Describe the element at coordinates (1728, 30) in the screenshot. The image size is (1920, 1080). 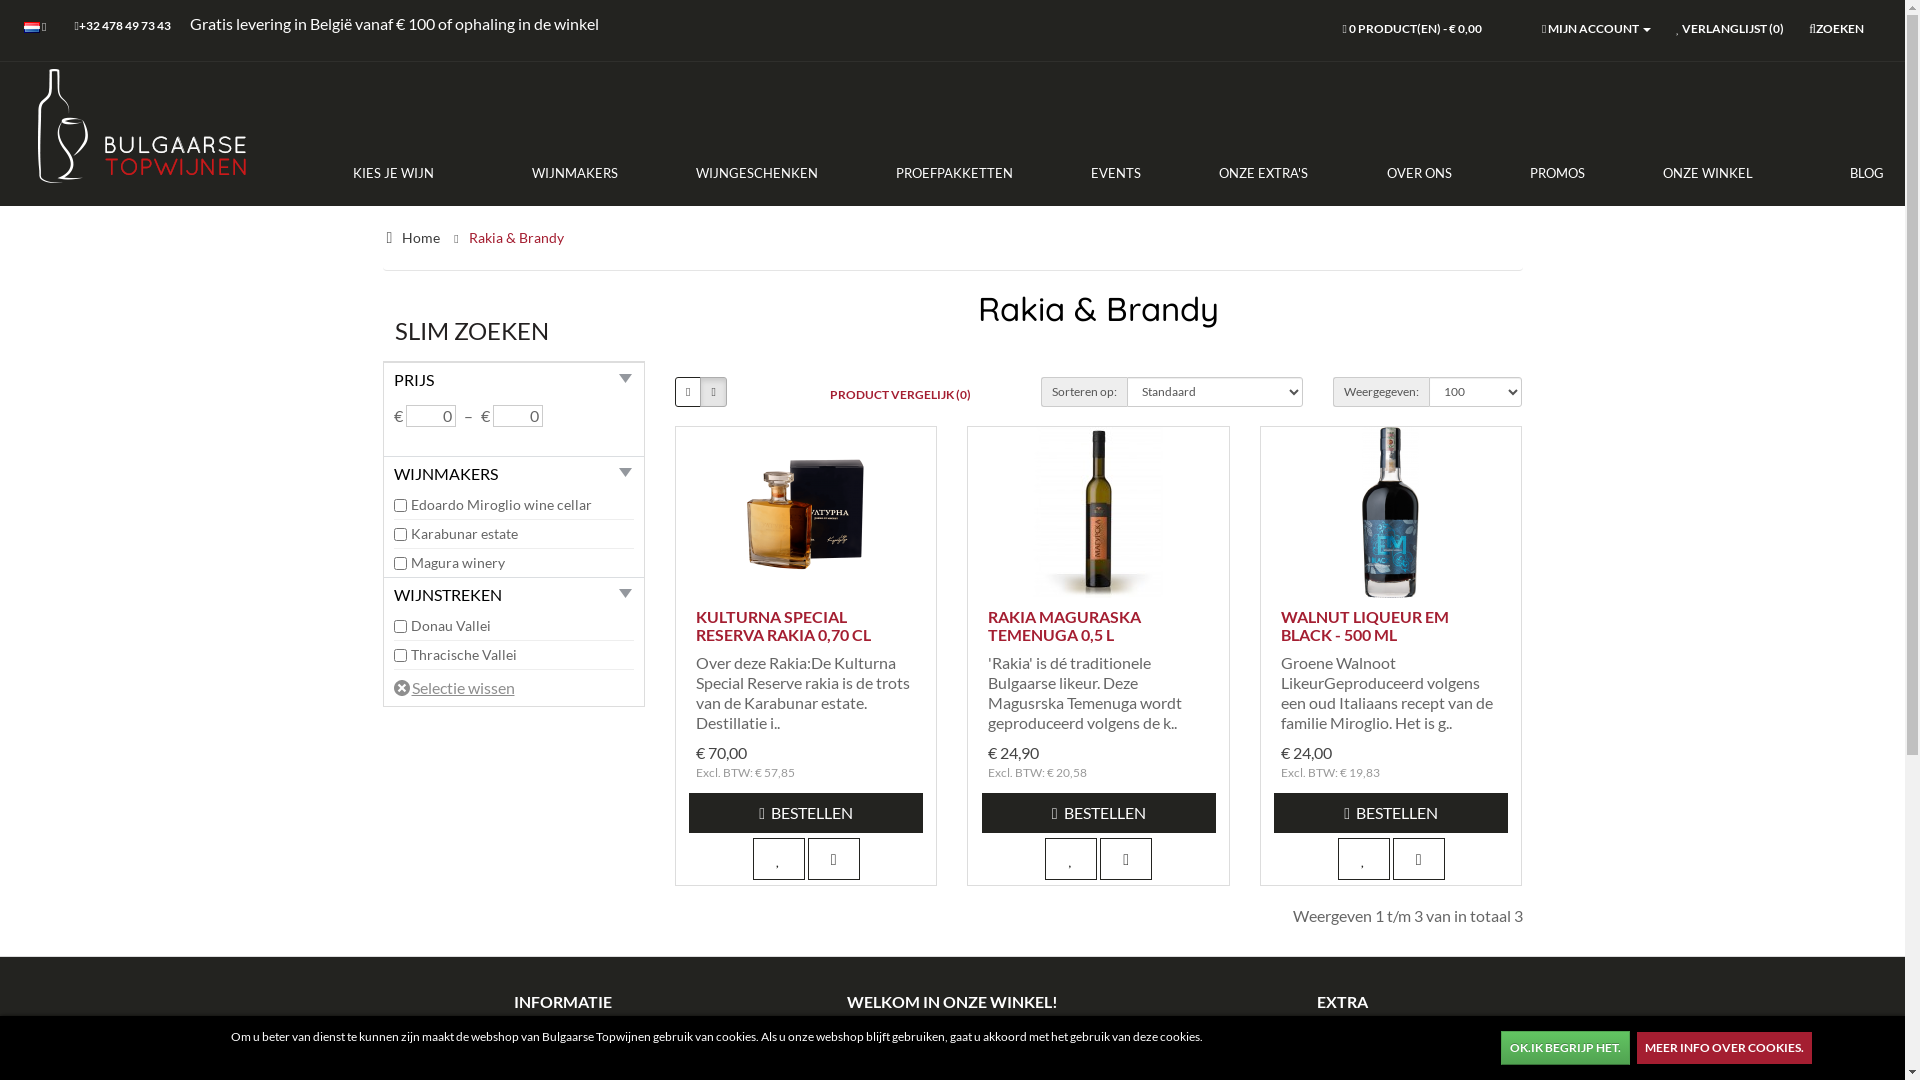
I see `'VERLANGLIJST (0)'` at that location.